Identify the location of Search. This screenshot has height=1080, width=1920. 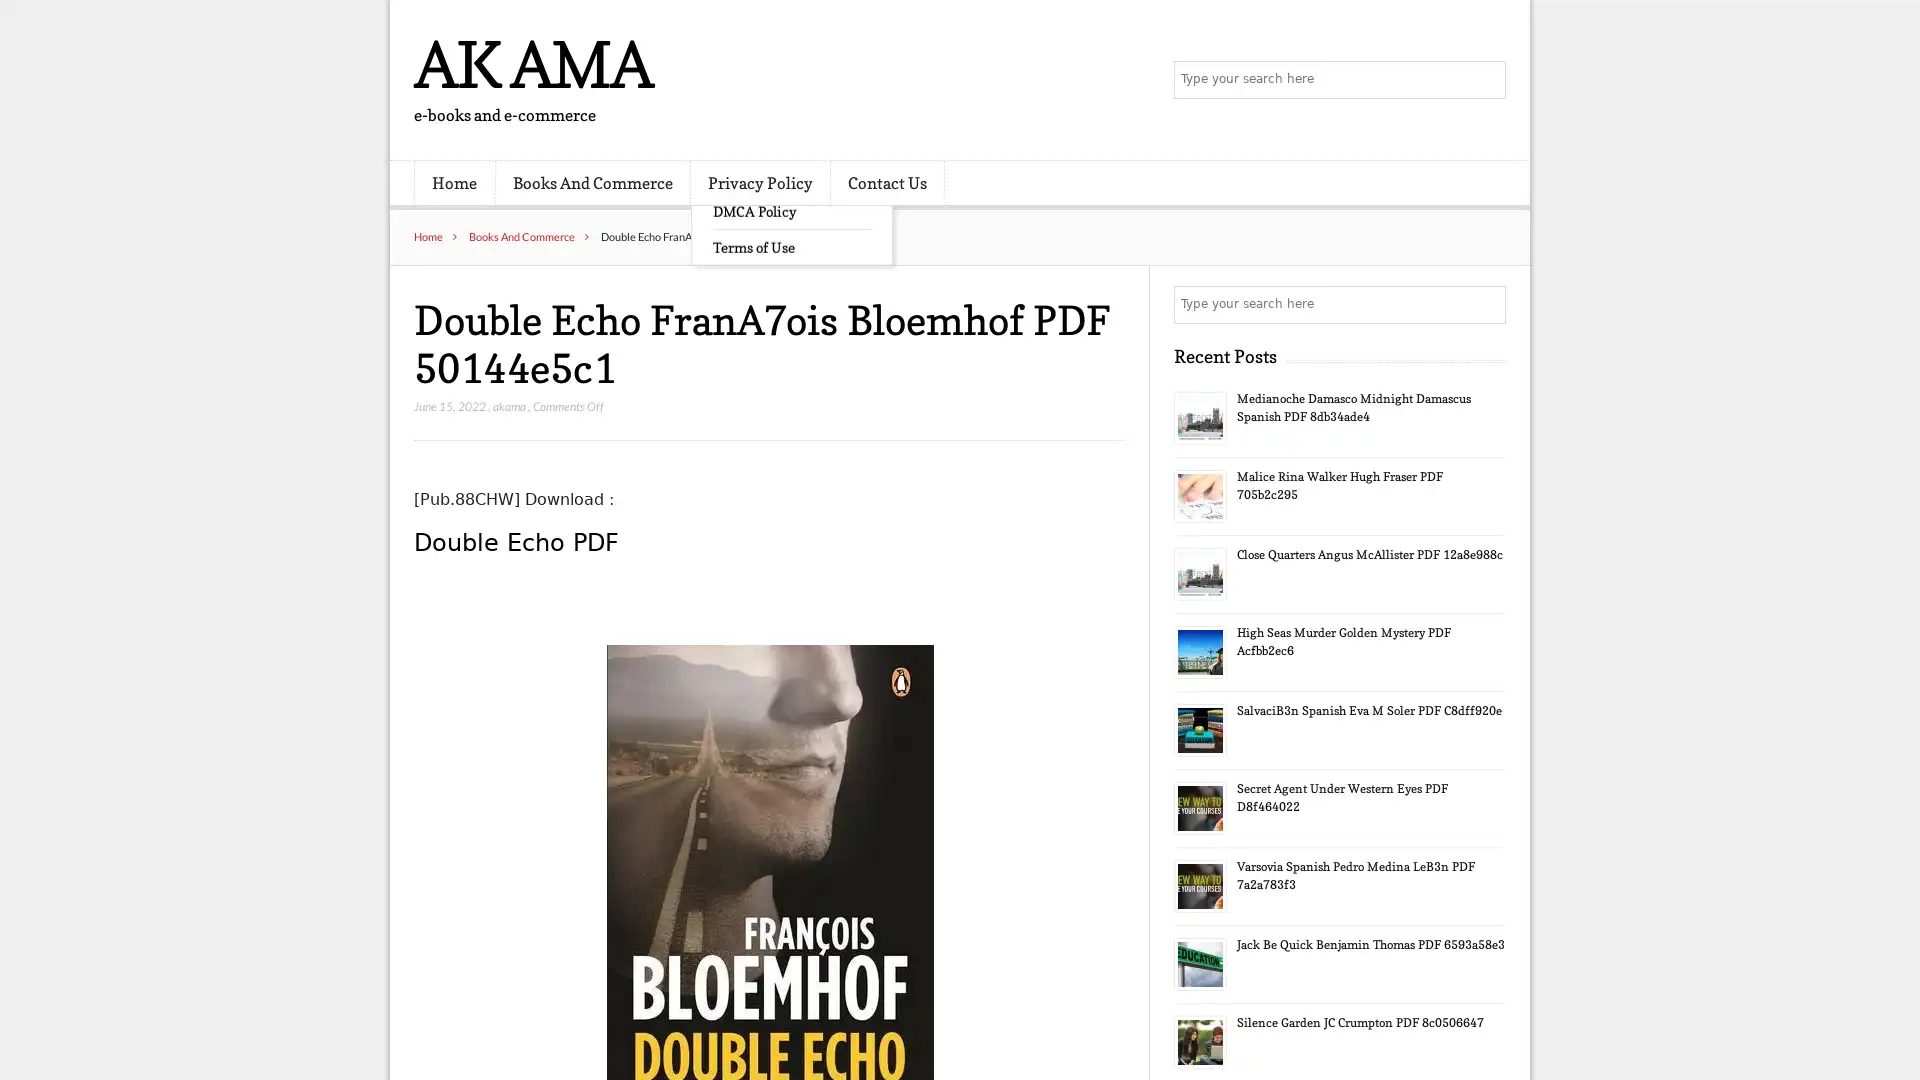
(1485, 80).